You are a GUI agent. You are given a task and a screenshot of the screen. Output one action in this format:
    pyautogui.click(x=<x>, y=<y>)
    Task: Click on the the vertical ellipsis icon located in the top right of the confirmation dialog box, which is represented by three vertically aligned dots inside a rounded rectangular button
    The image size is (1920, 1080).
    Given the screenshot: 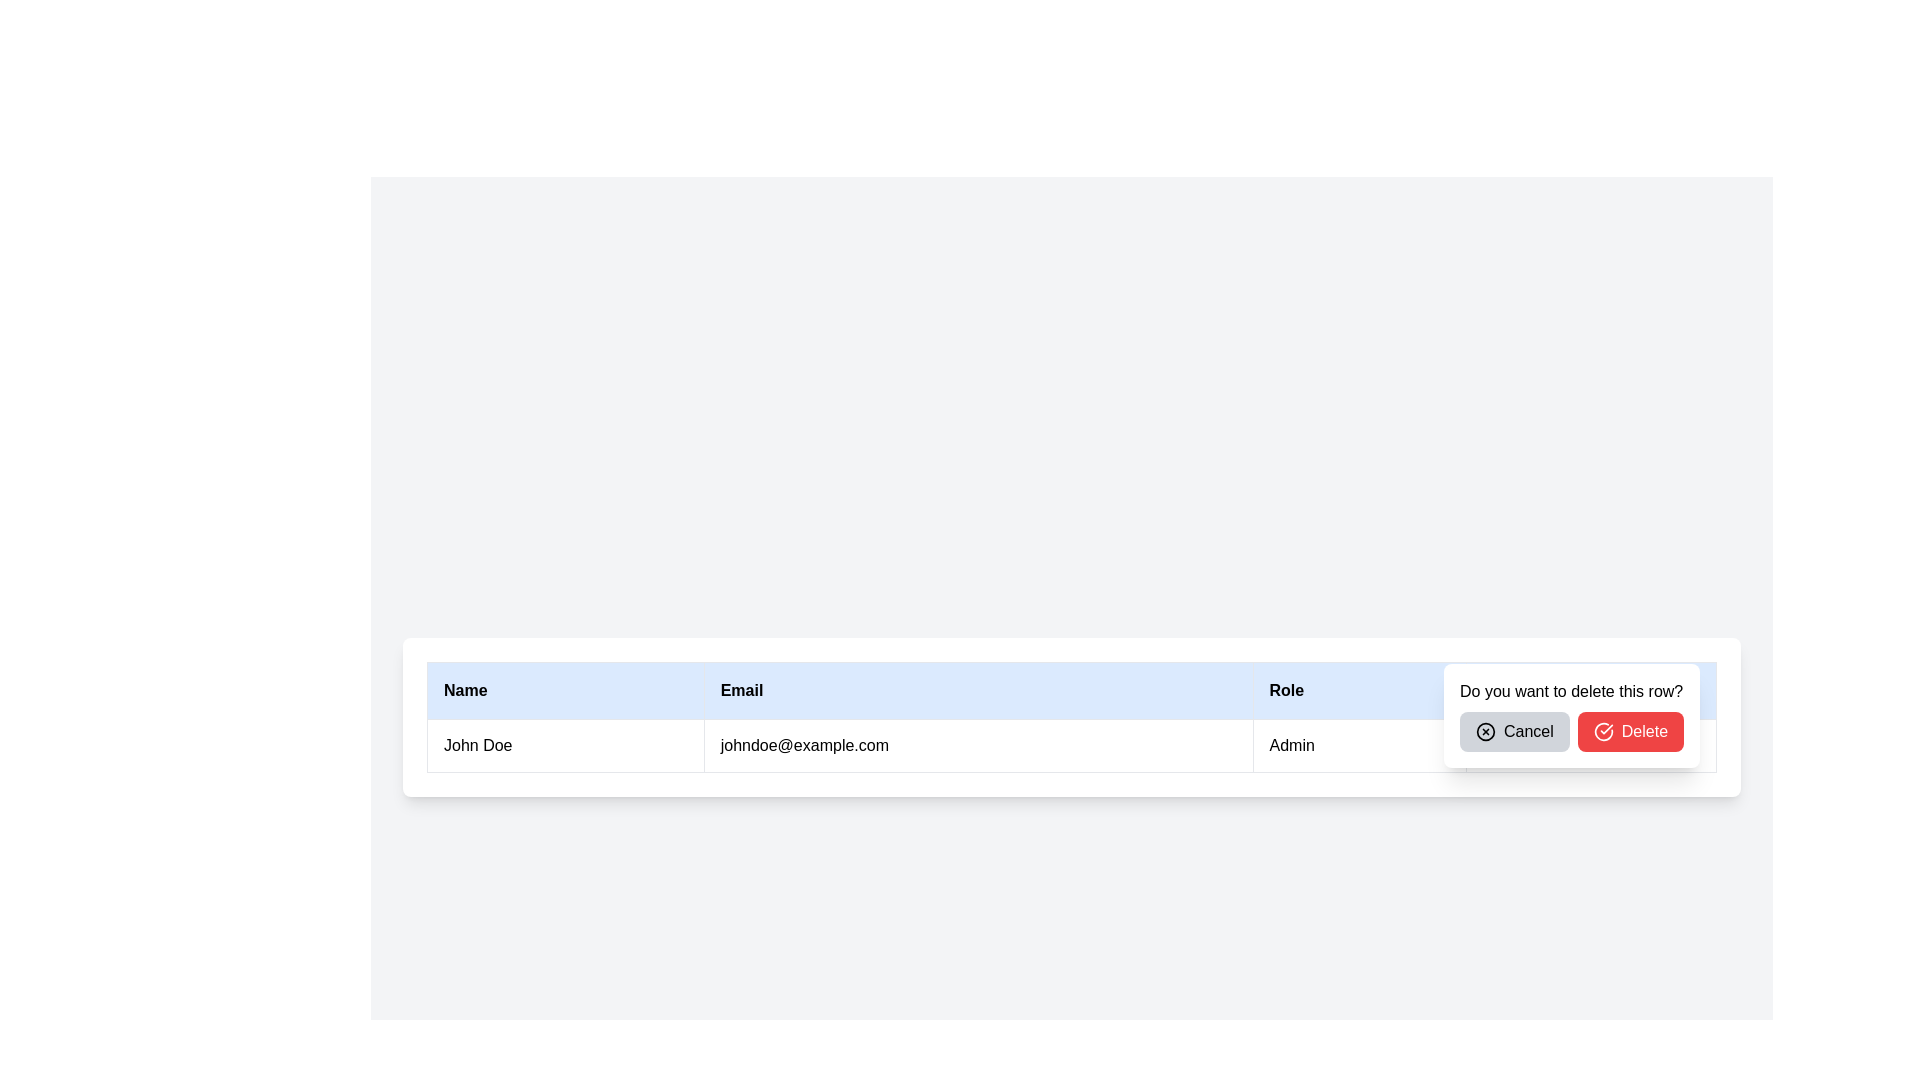 What is the action you would take?
    pyautogui.click(x=1501, y=745)
    